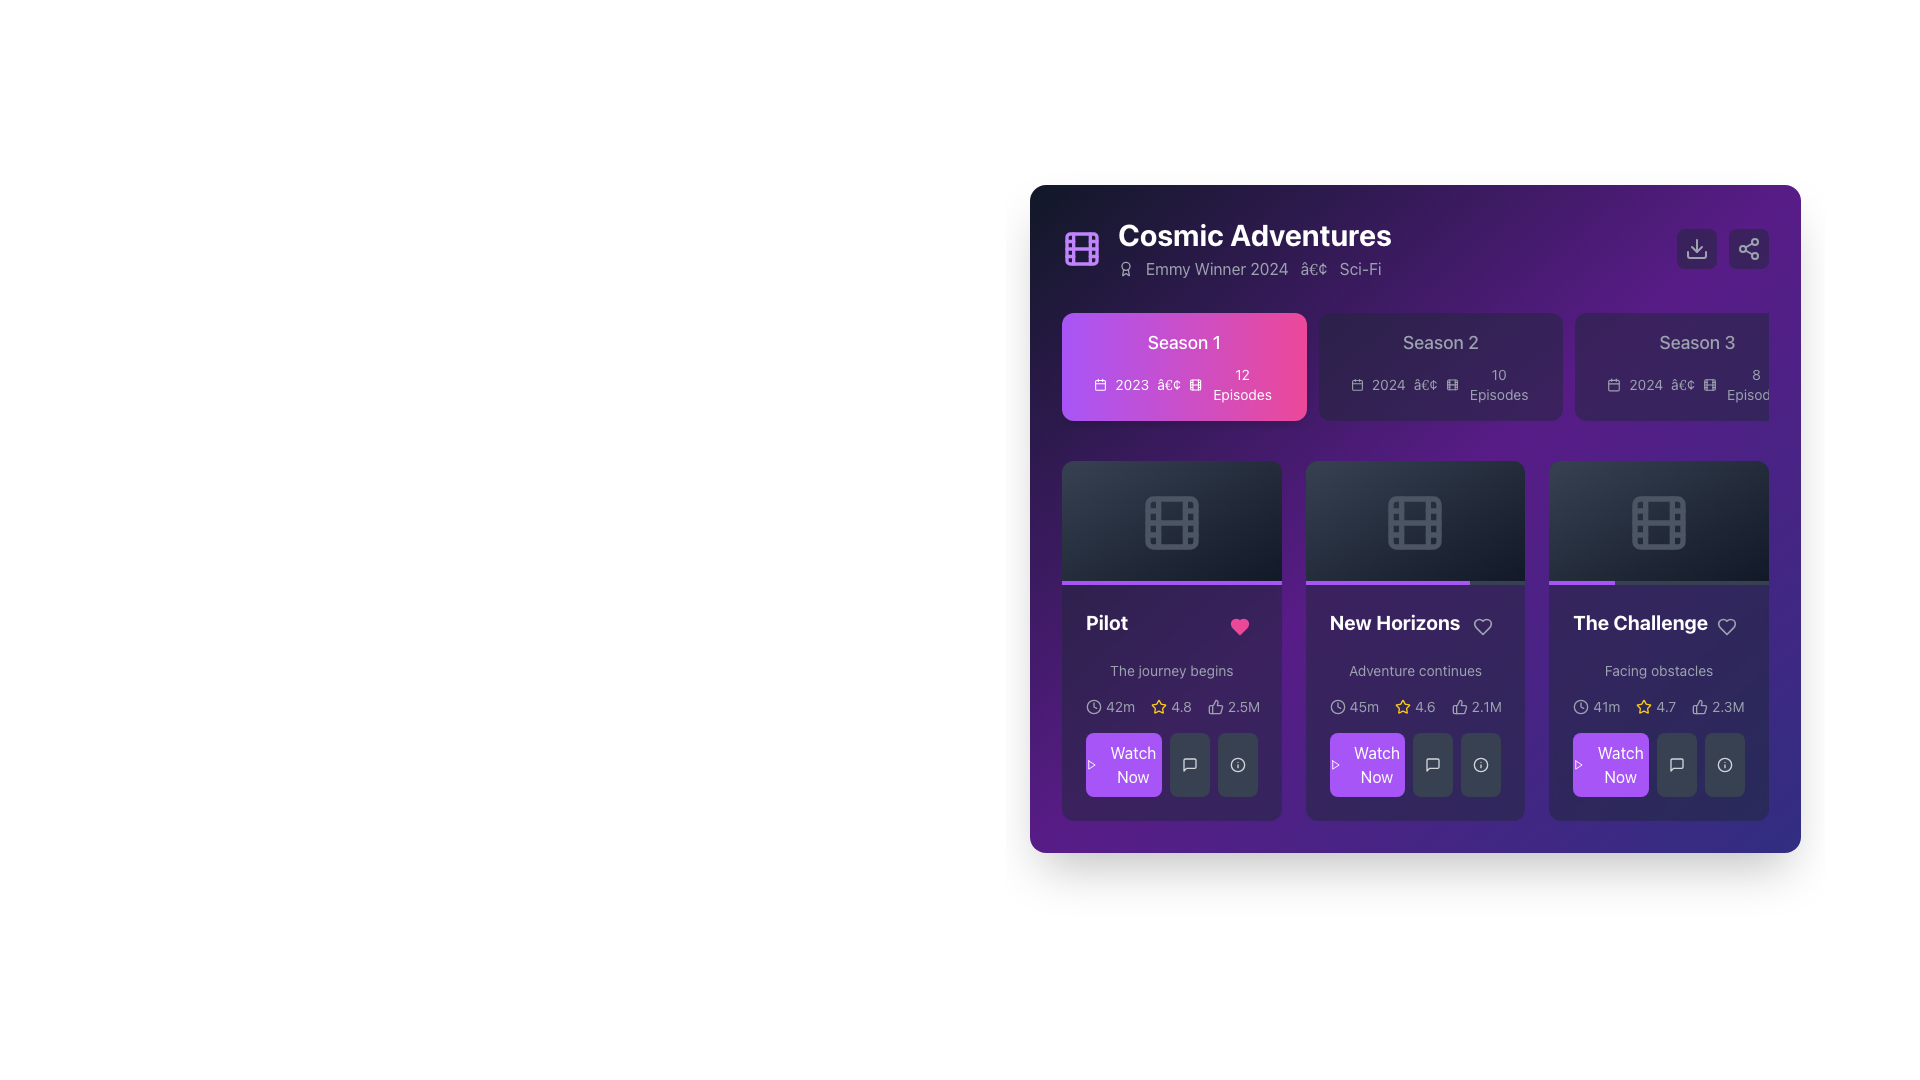 The image size is (1920, 1080). Describe the element at coordinates (1236, 764) in the screenshot. I see `the action button located as the third button in the sequence beneath the 'Pilot' card` at that location.